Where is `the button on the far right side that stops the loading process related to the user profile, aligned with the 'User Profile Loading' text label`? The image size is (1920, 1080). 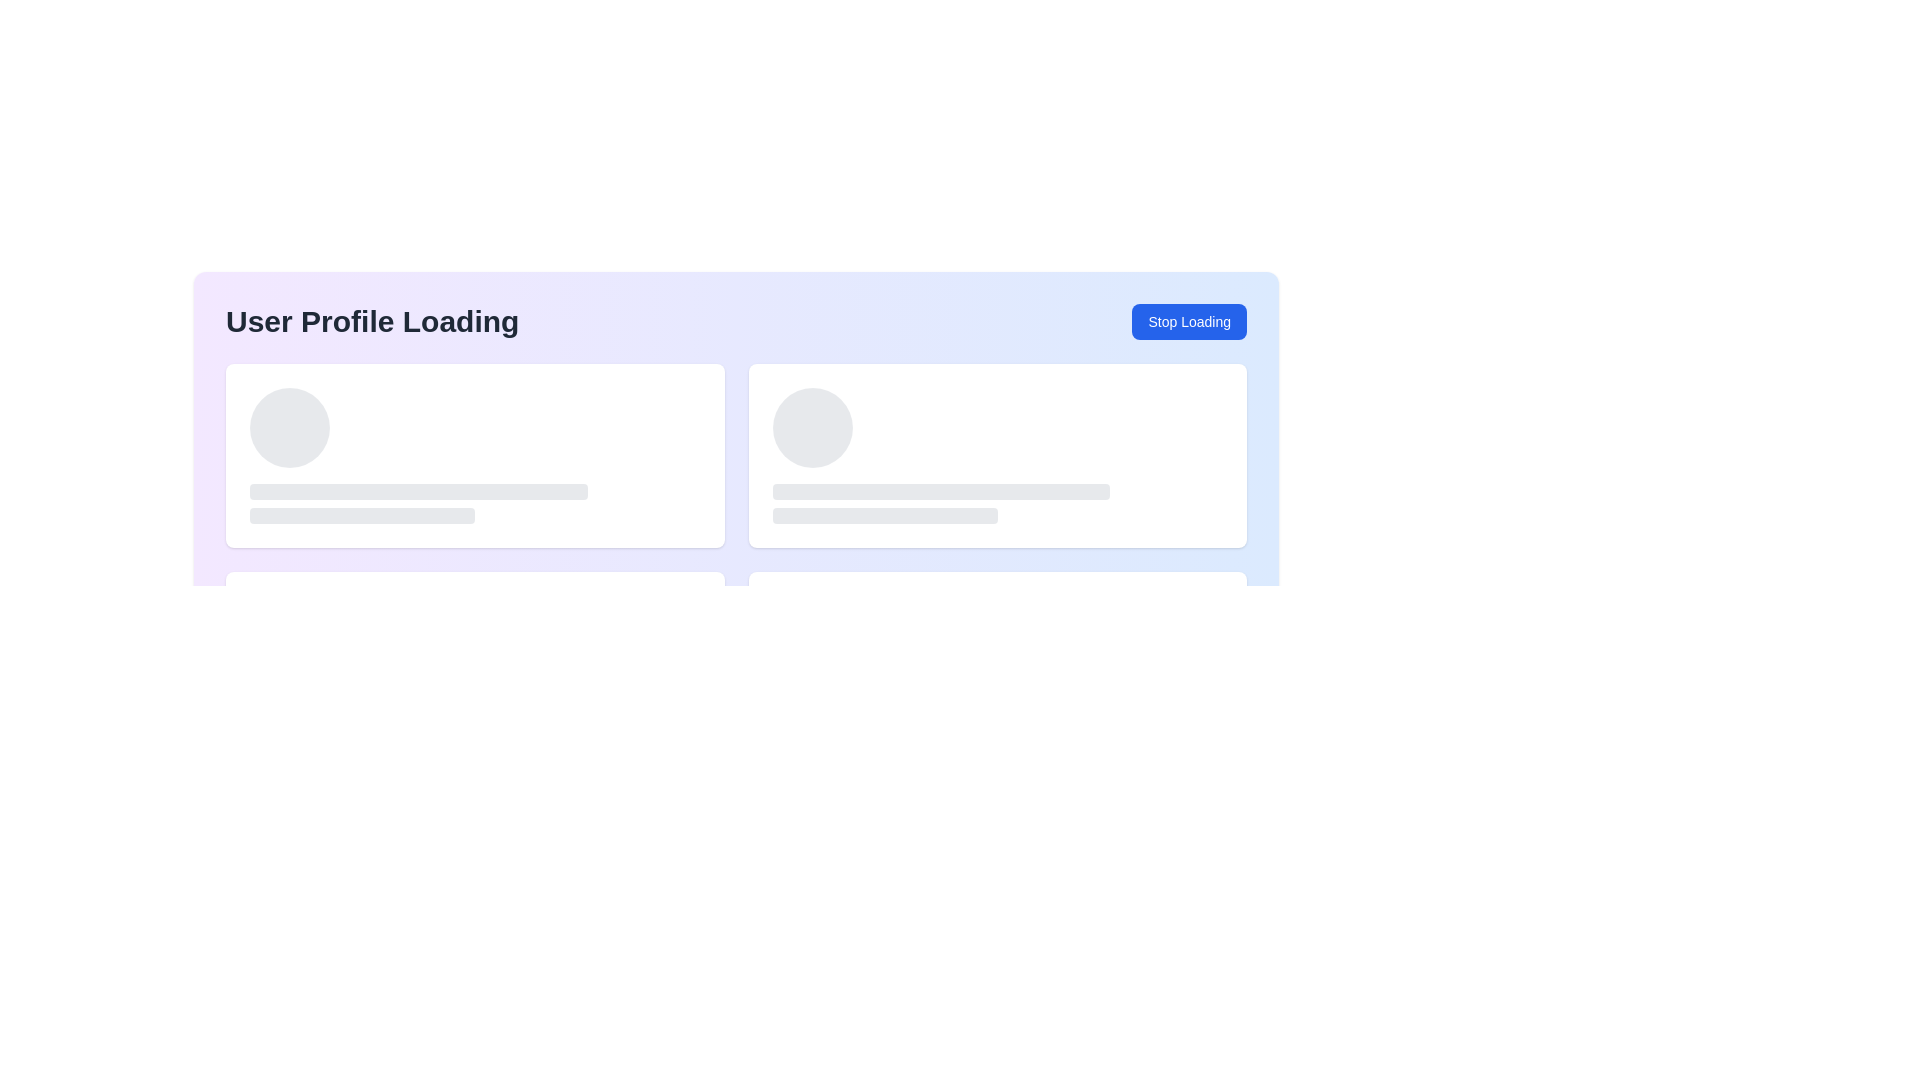 the button on the far right side that stops the loading process related to the user profile, aligned with the 'User Profile Loading' text label is located at coordinates (1189, 320).